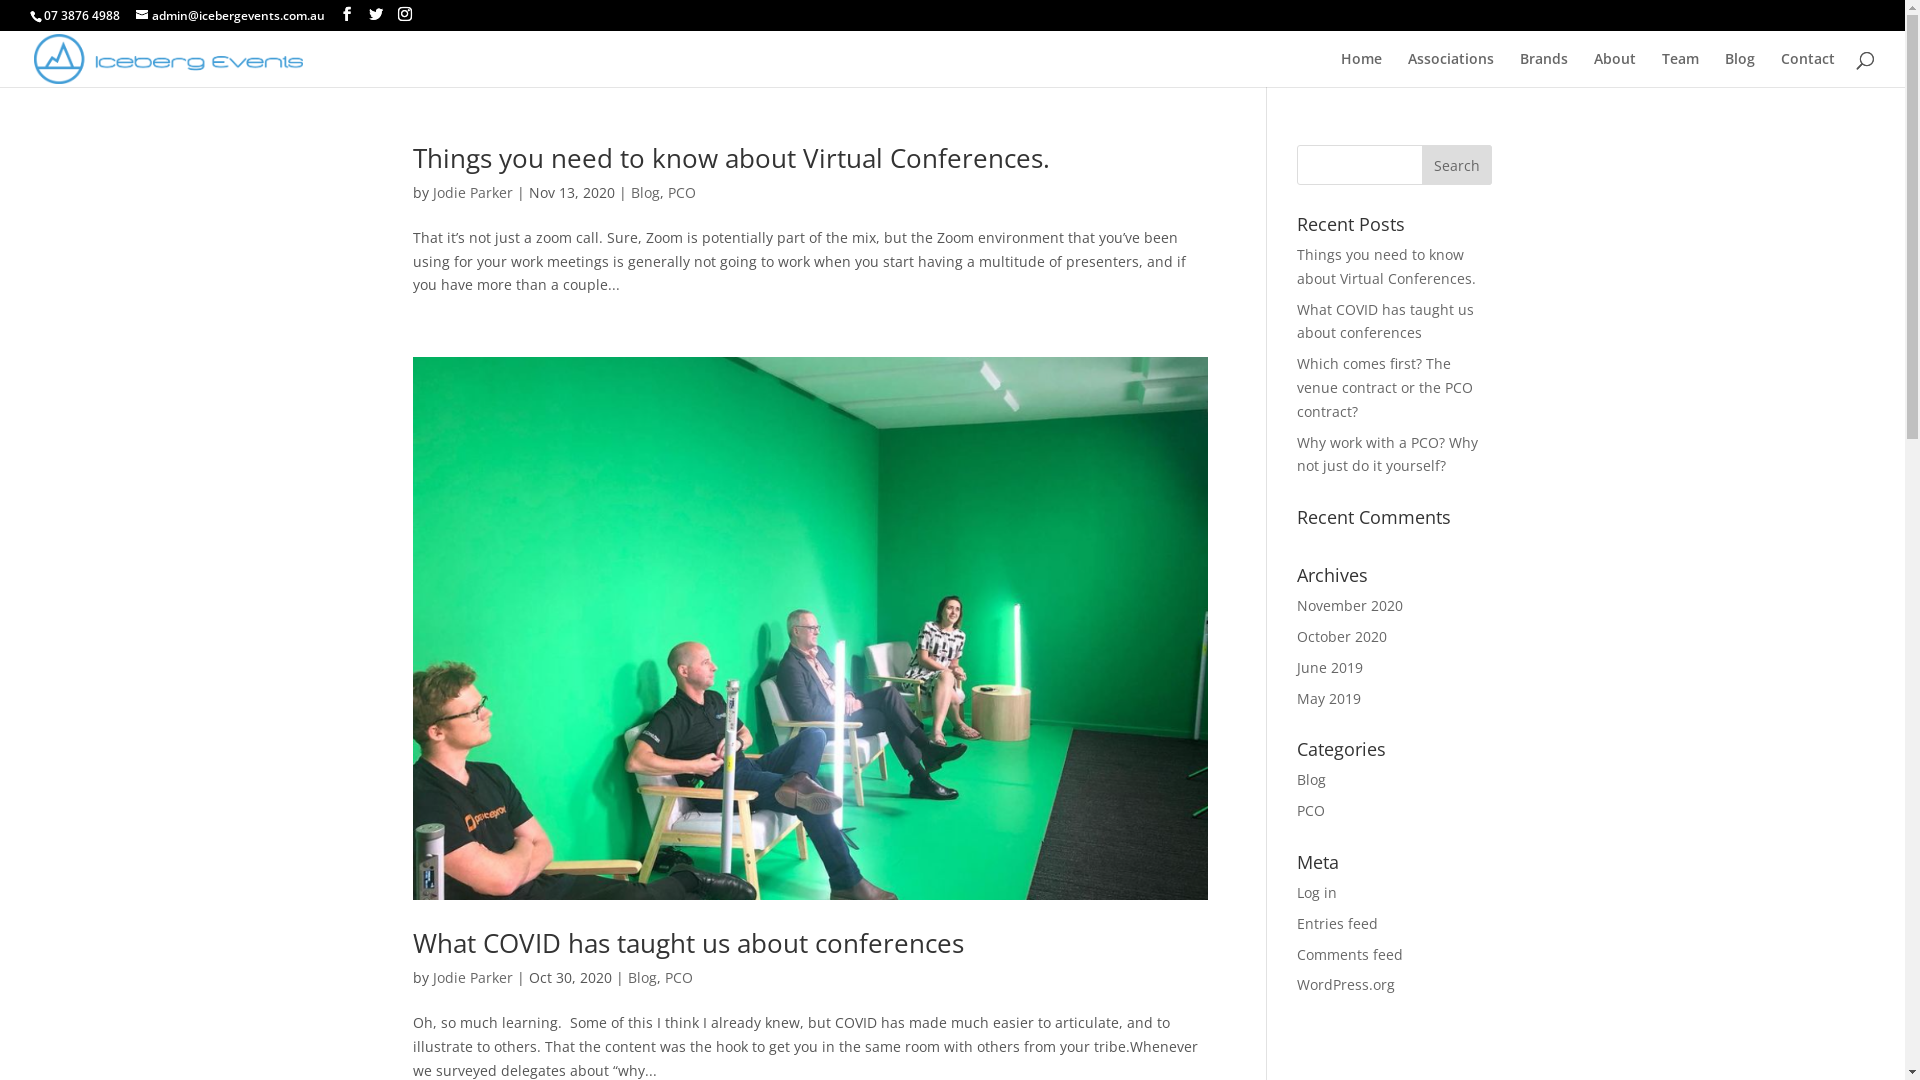 Image resolution: width=1920 pixels, height=1080 pixels. I want to click on 'Things you need to know about Virtual Conferences.', so click(1385, 265).